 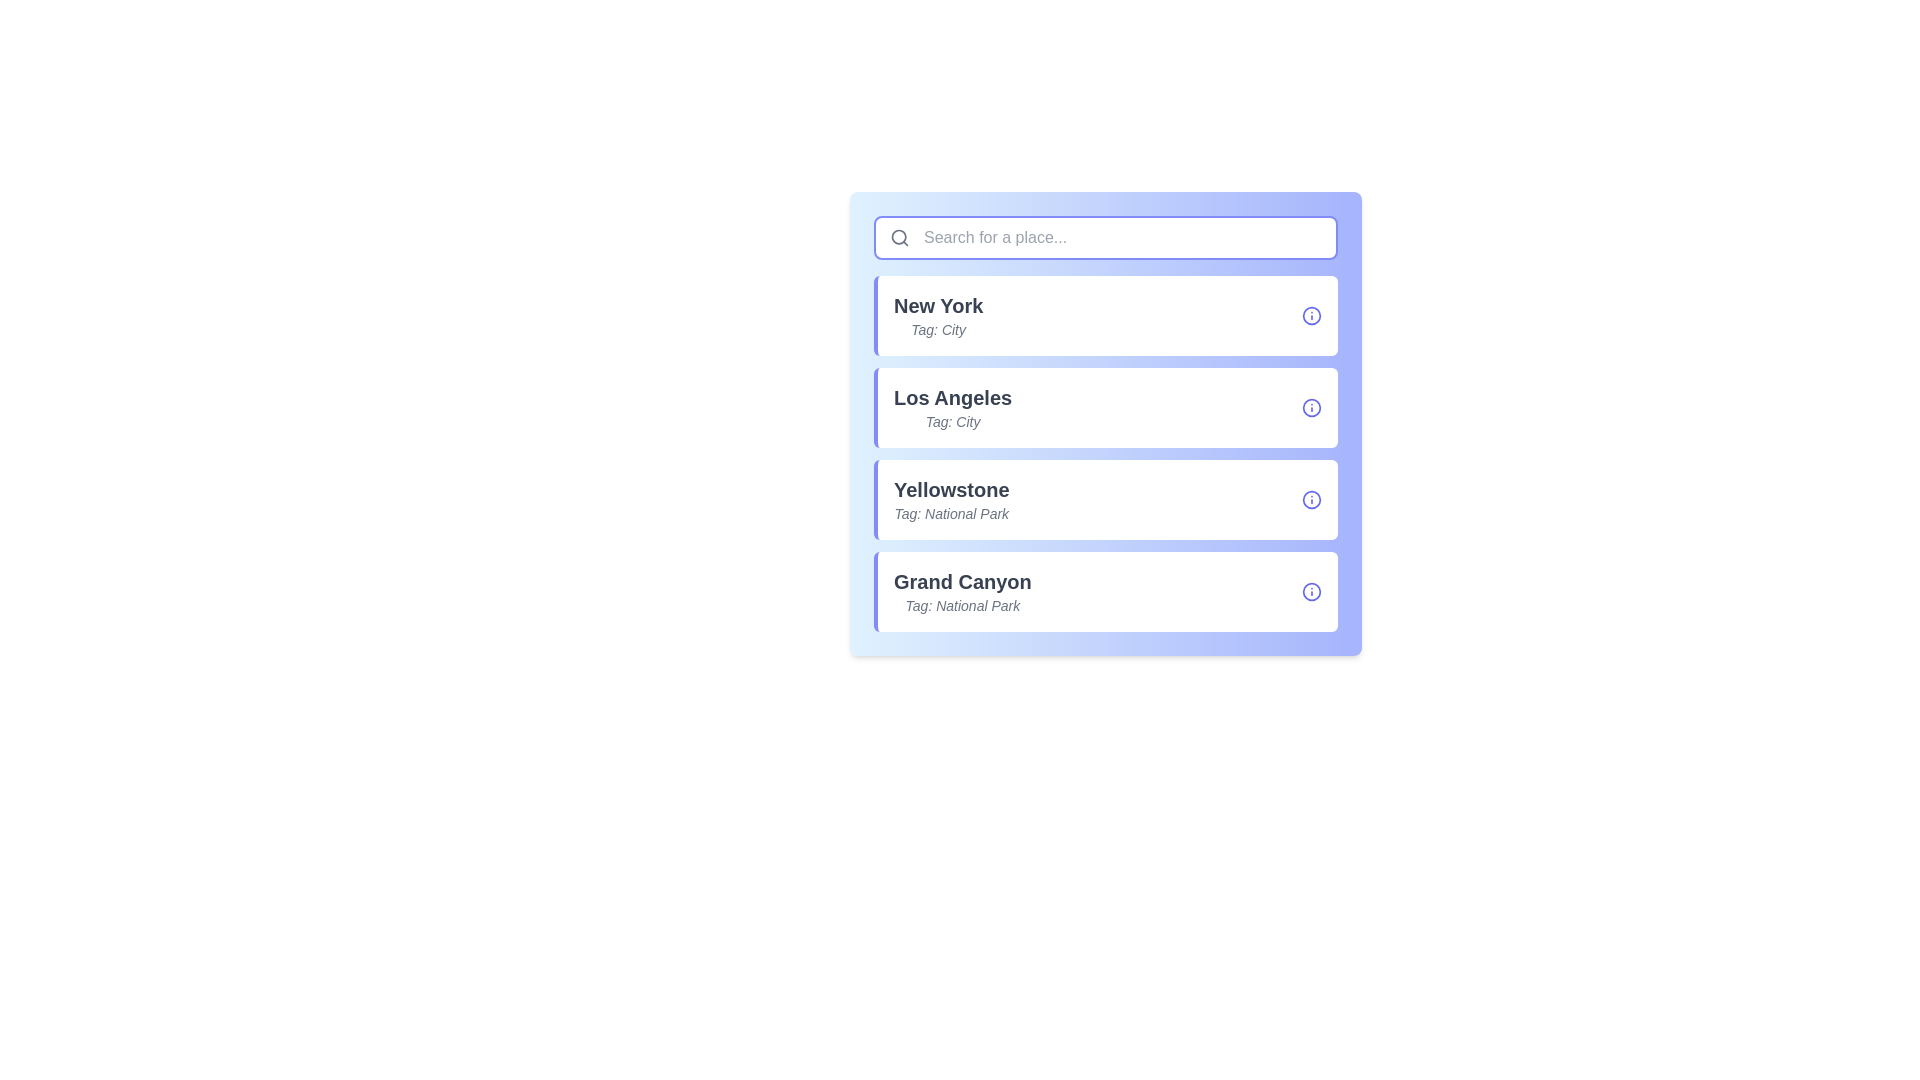 I want to click on the circular shape of the search icon located at the far left inside the rectangular search bar at the top of the interface, so click(x=898, y=236).